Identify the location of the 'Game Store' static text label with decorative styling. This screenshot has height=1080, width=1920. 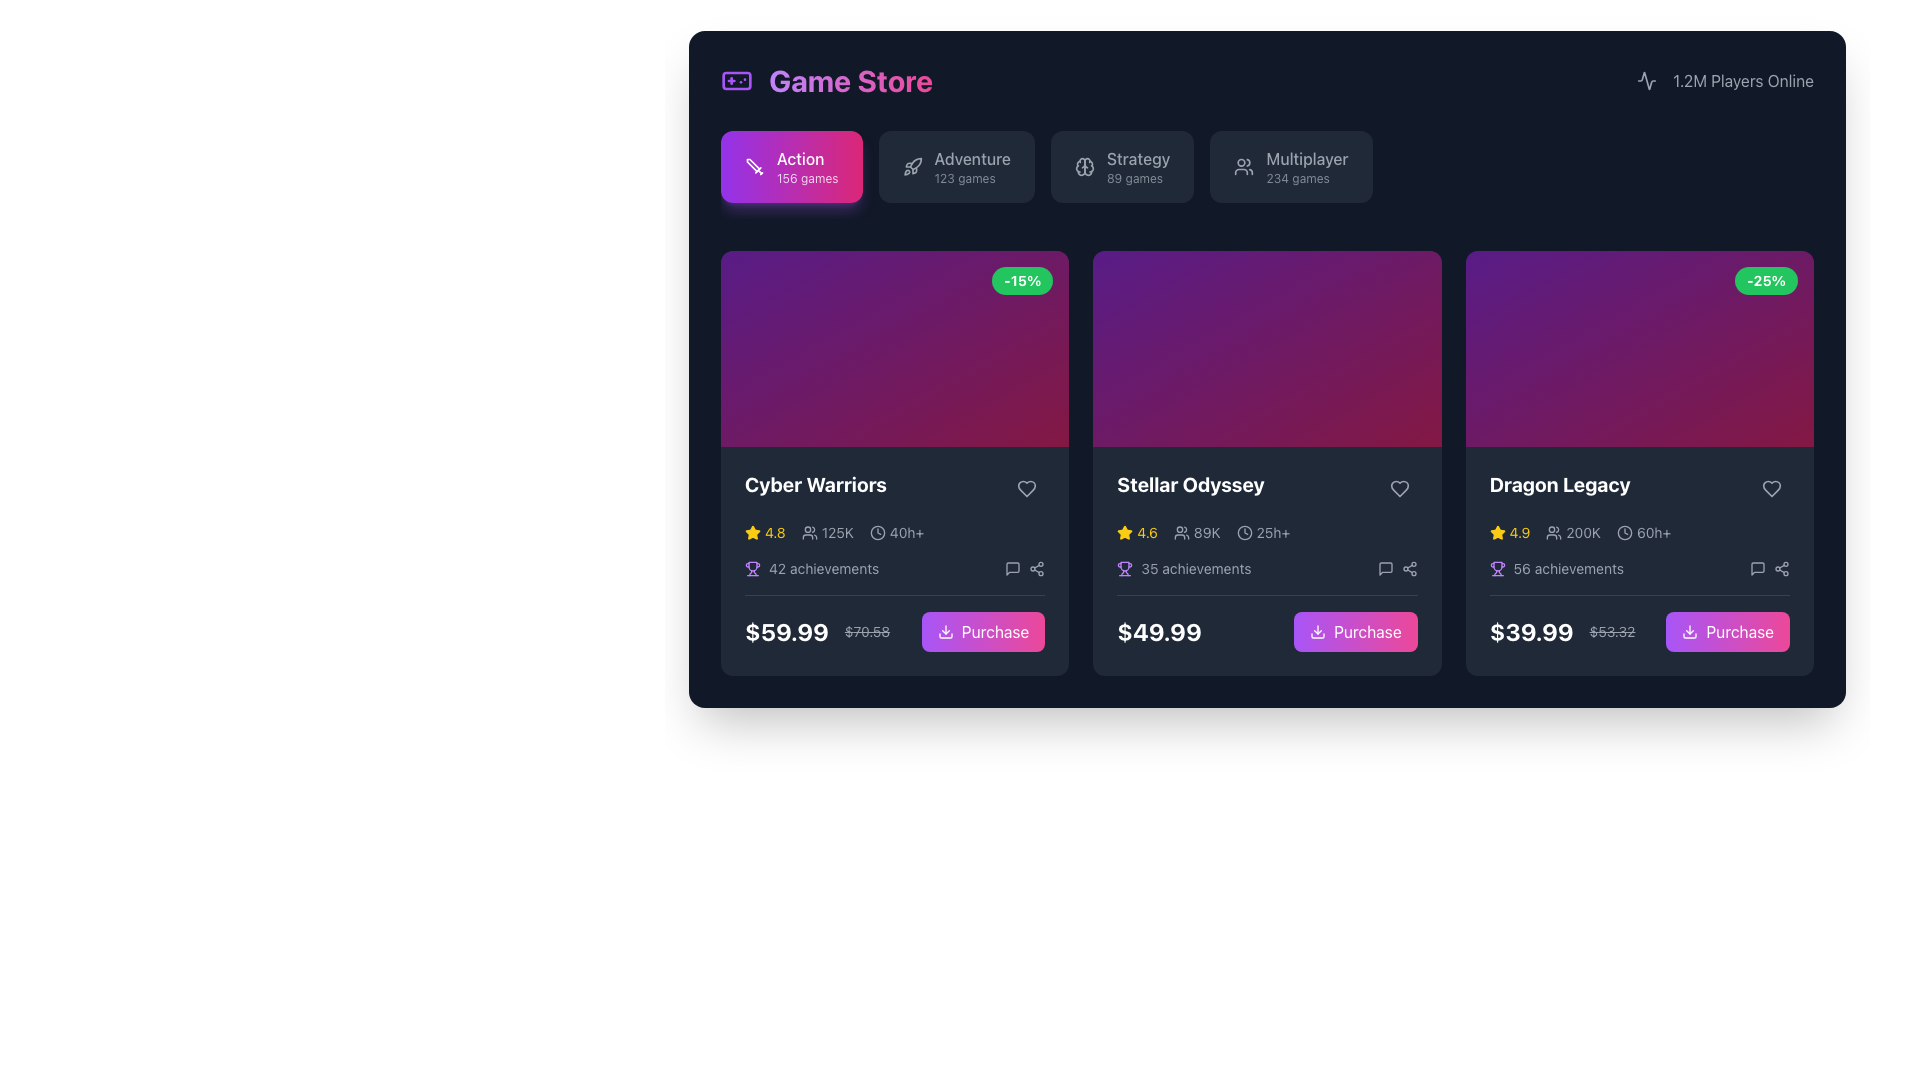
(827, 80).